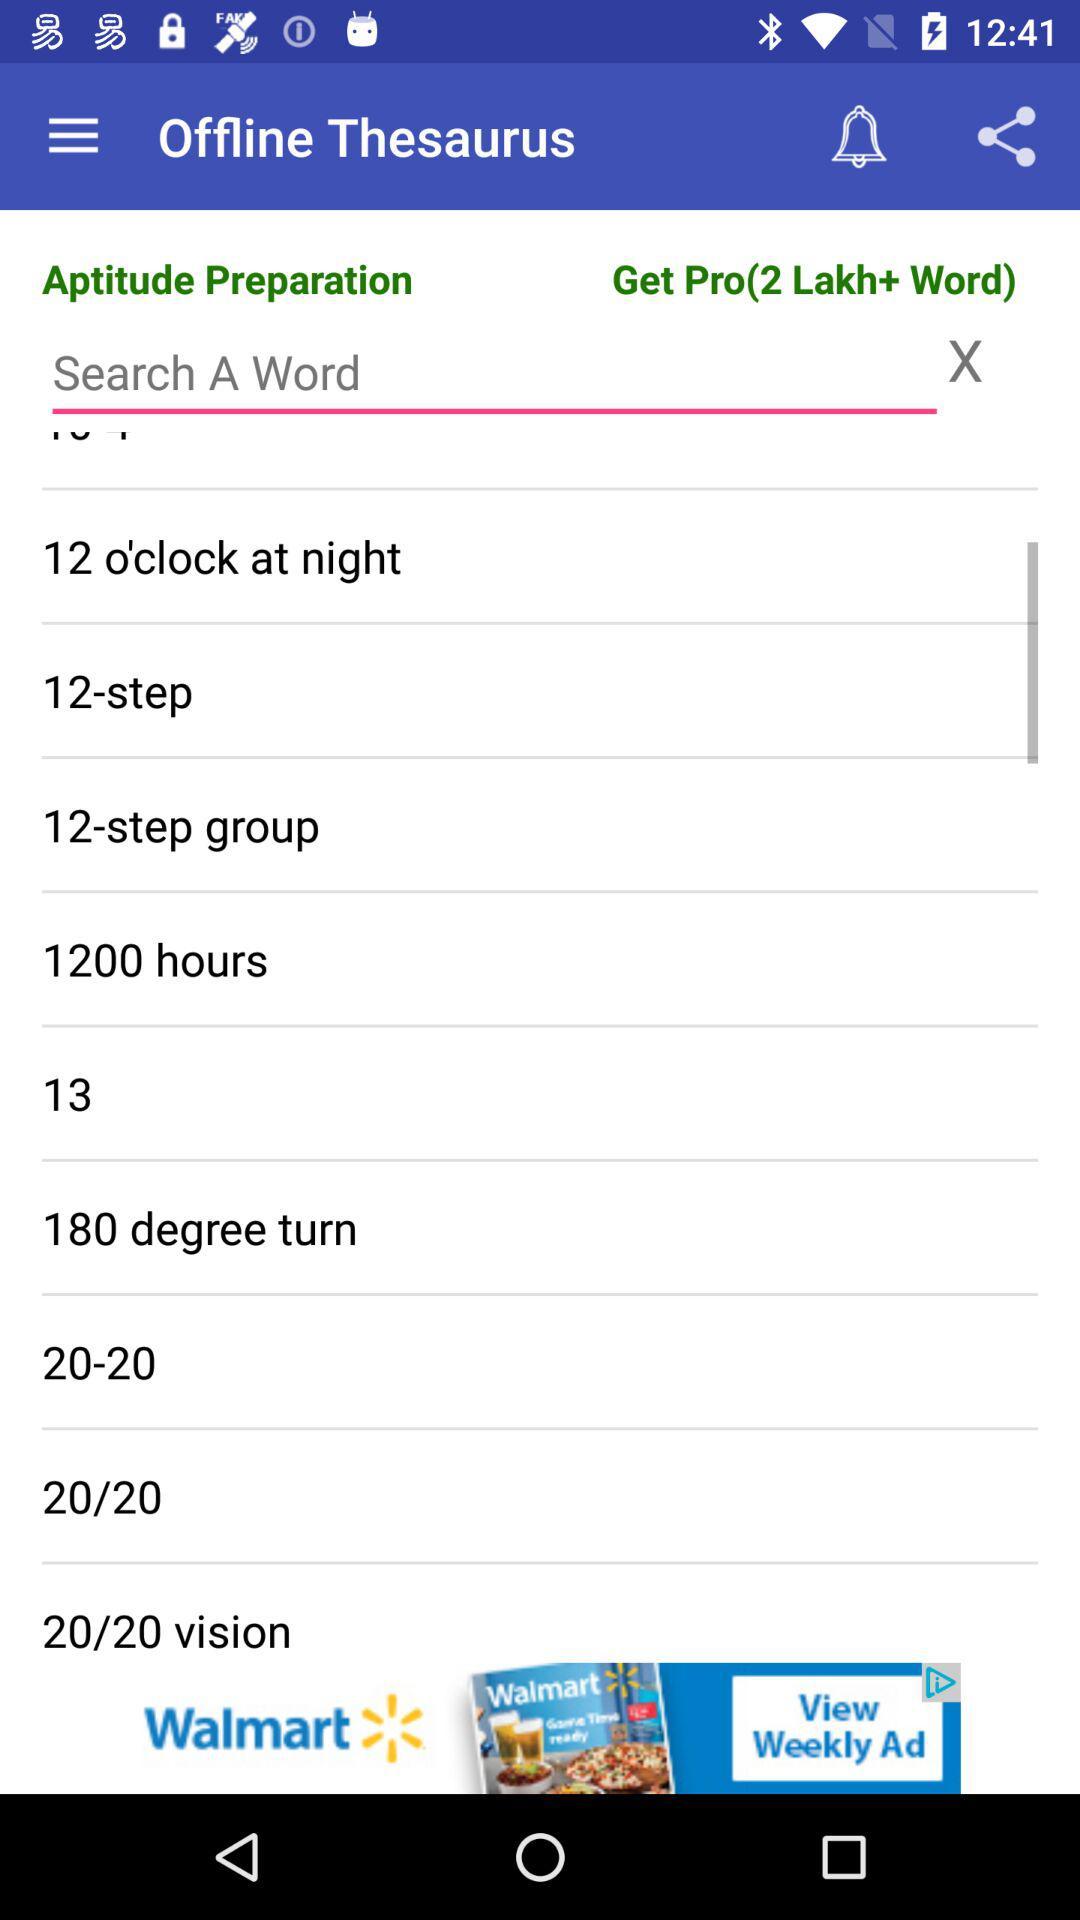 This screenshot has height=1920, width=1080. What do you see at coordinates (226, 277) in the screenshot?
I see `the text aptitude preparation` at bounding box center [226, 277].